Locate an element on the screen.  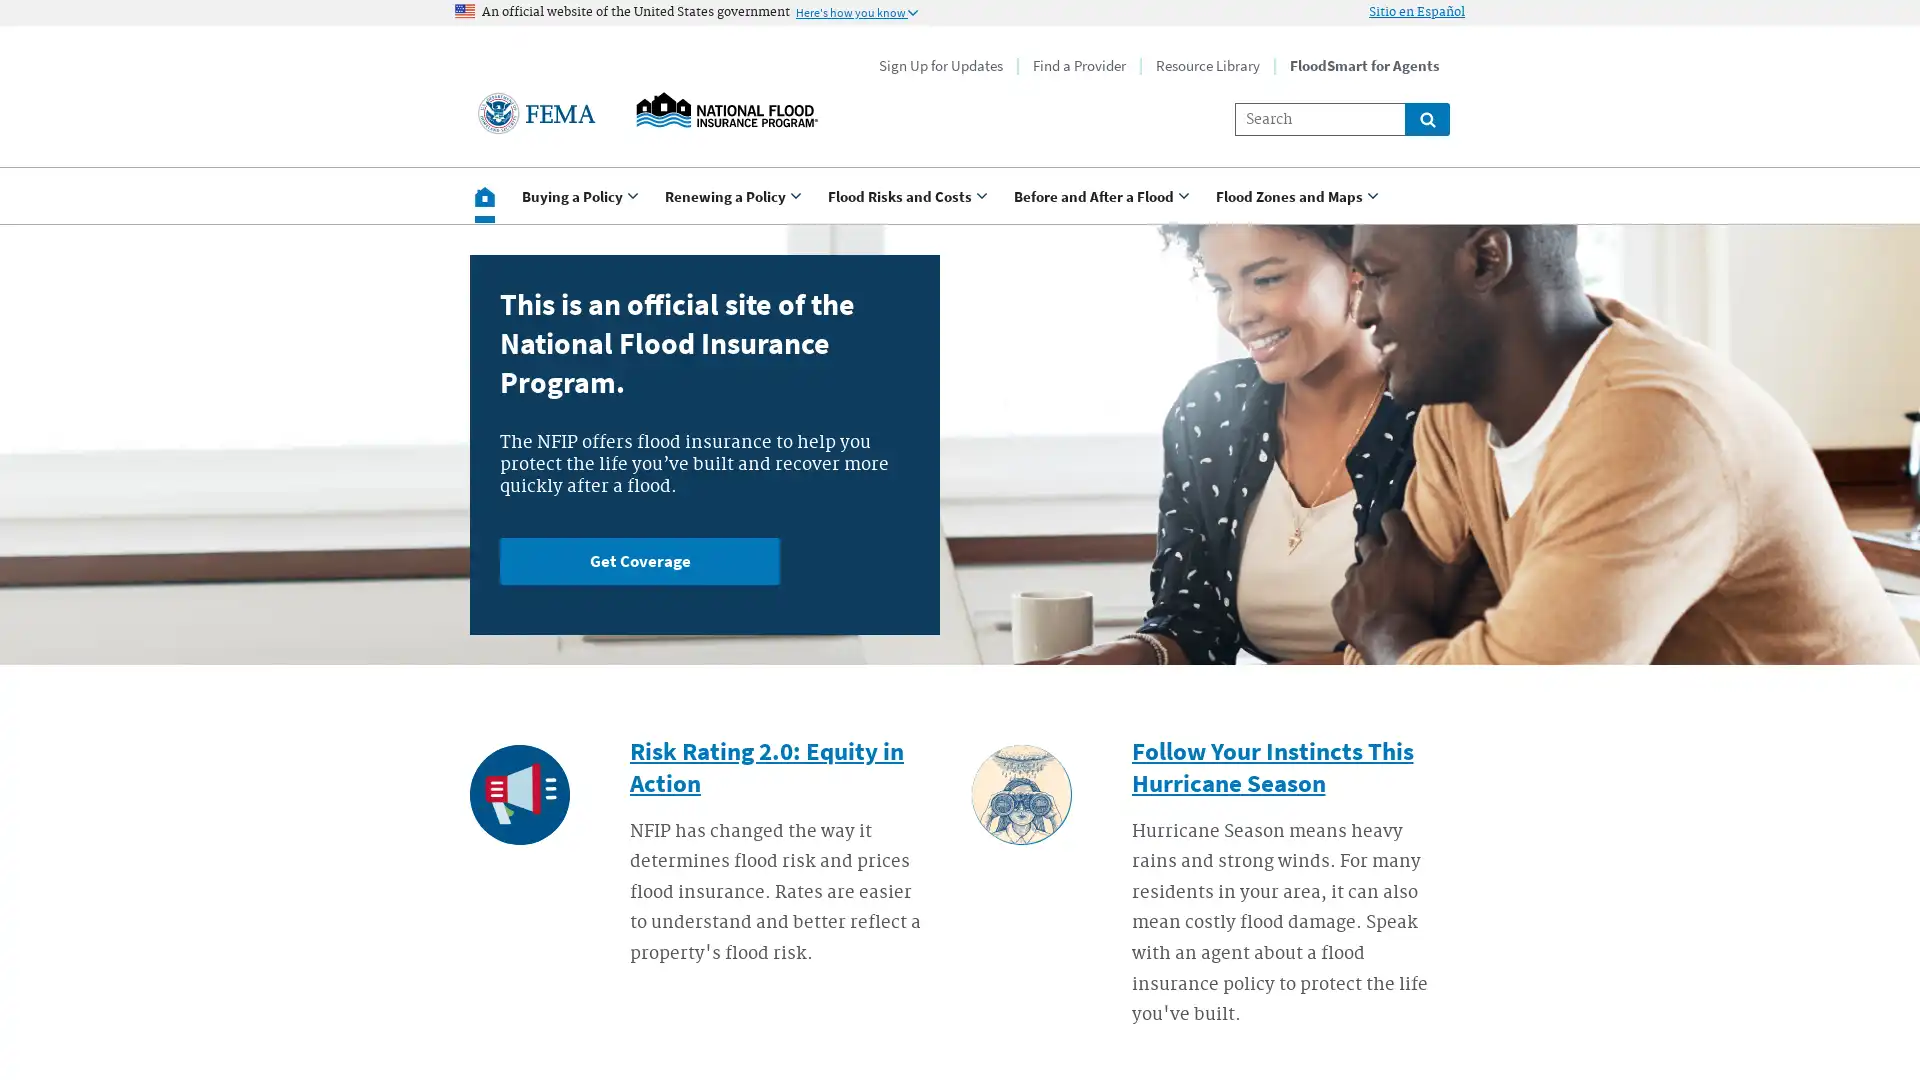
Use <enter> and shift + <enter> to open and close the drop down to sub-menus is located at coordinates (582, 195).